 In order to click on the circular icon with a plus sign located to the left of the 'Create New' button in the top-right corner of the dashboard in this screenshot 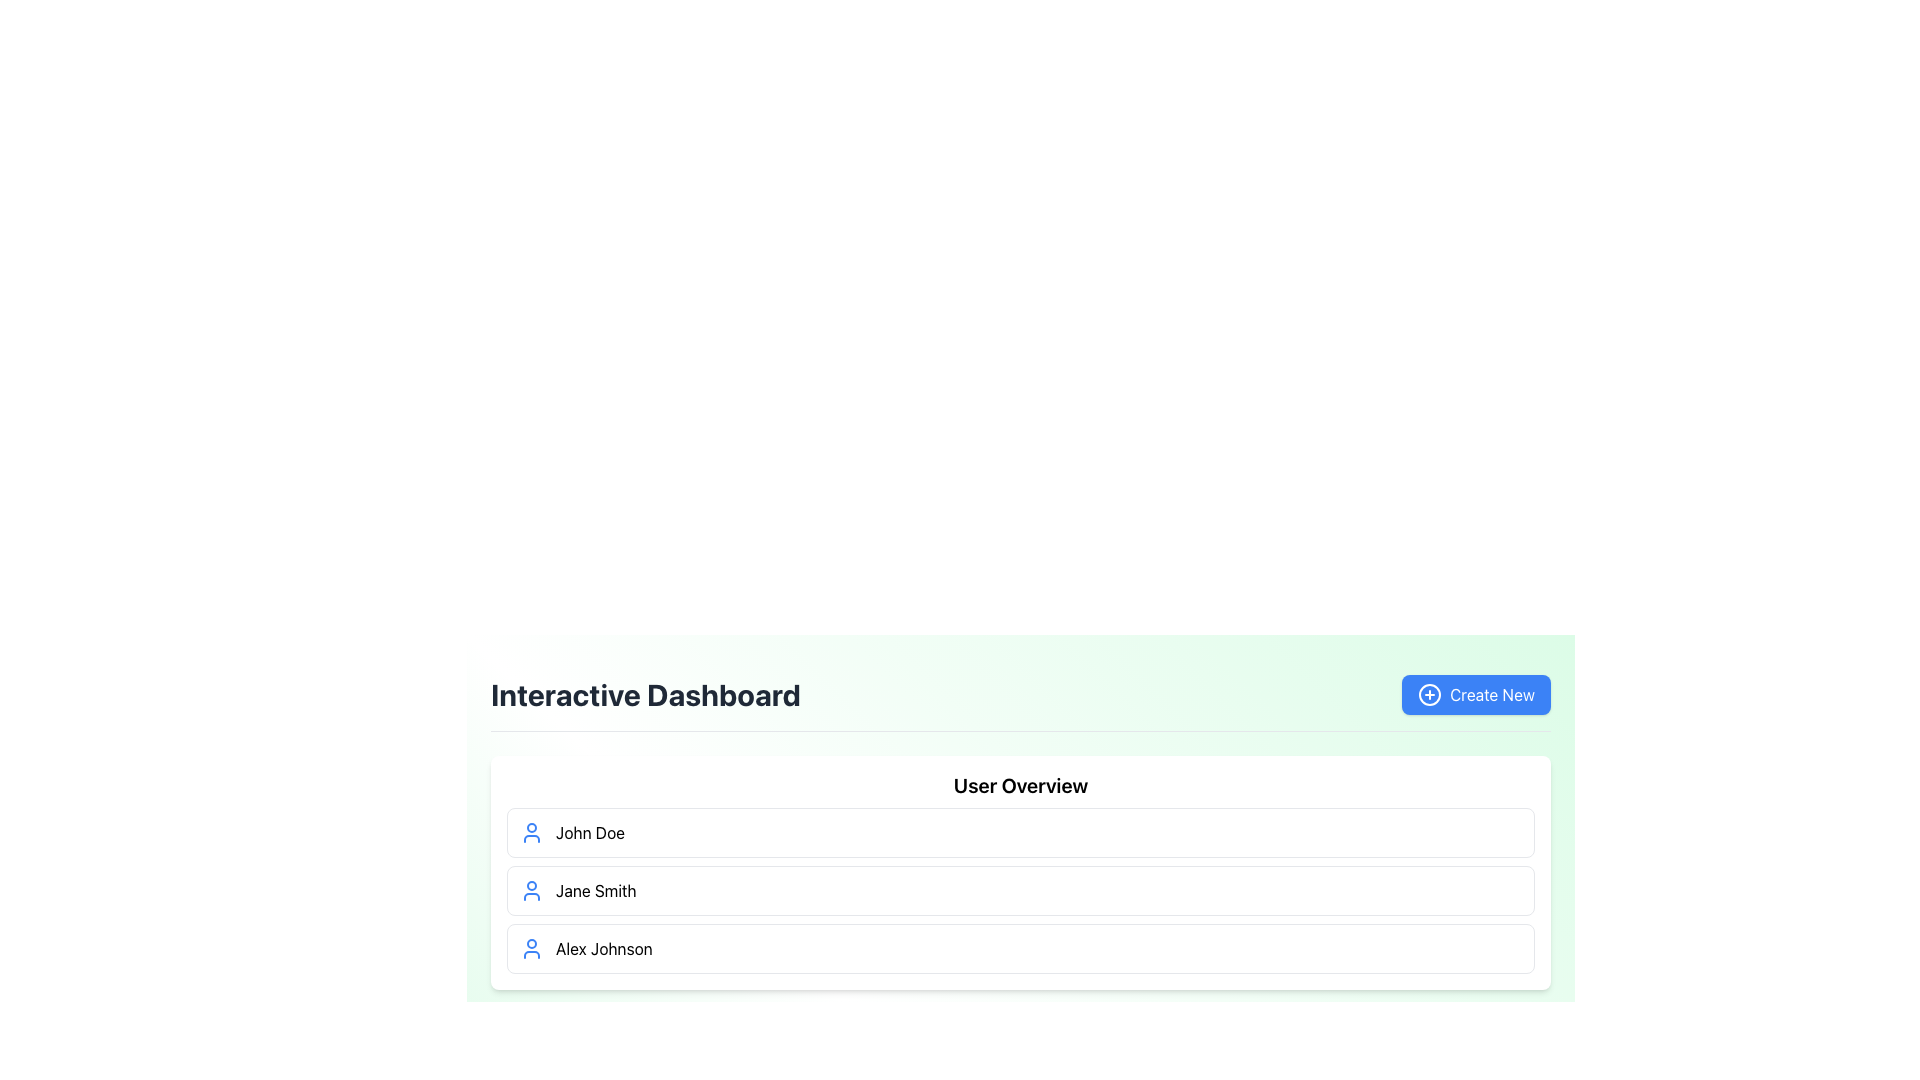, I will do `click(1429, 693)`.